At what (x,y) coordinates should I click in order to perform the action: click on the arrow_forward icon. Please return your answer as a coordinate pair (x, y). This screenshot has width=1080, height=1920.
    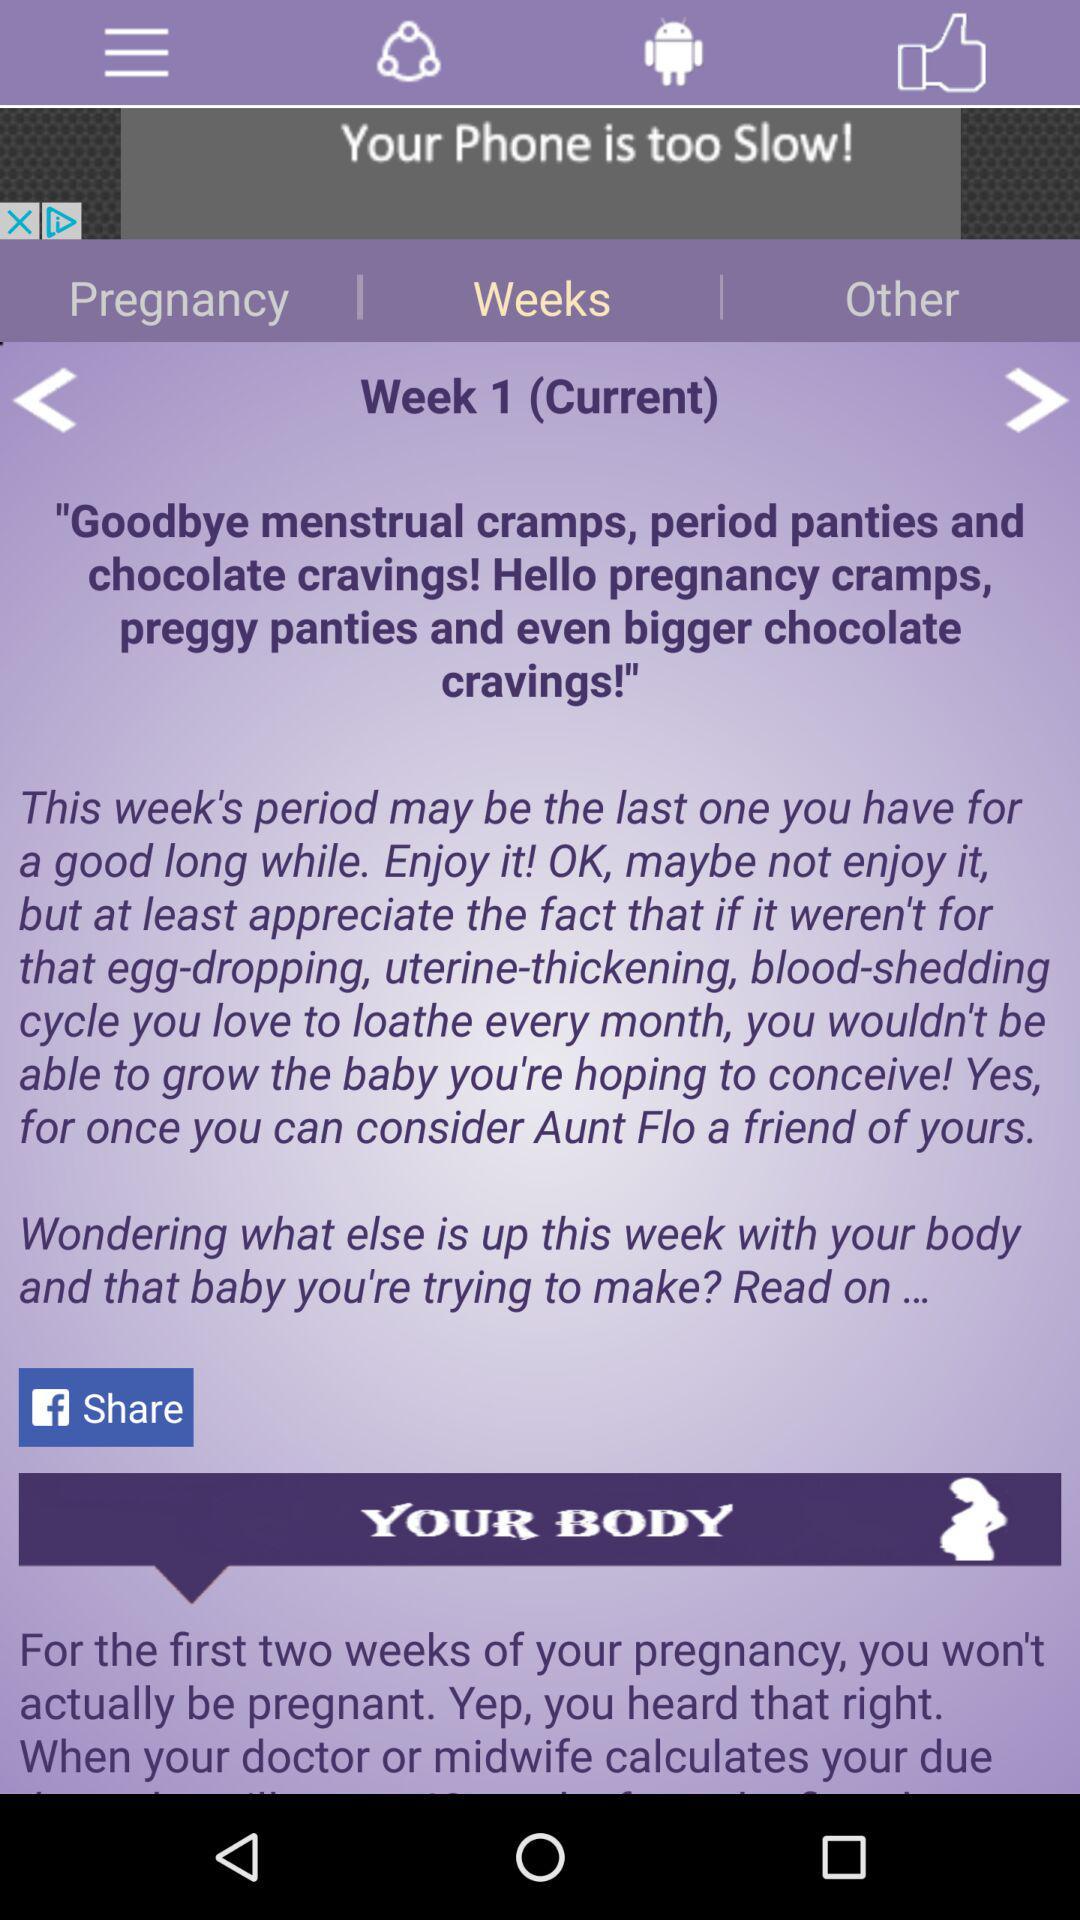
    Looking at the image, I should click on (1035, 426).